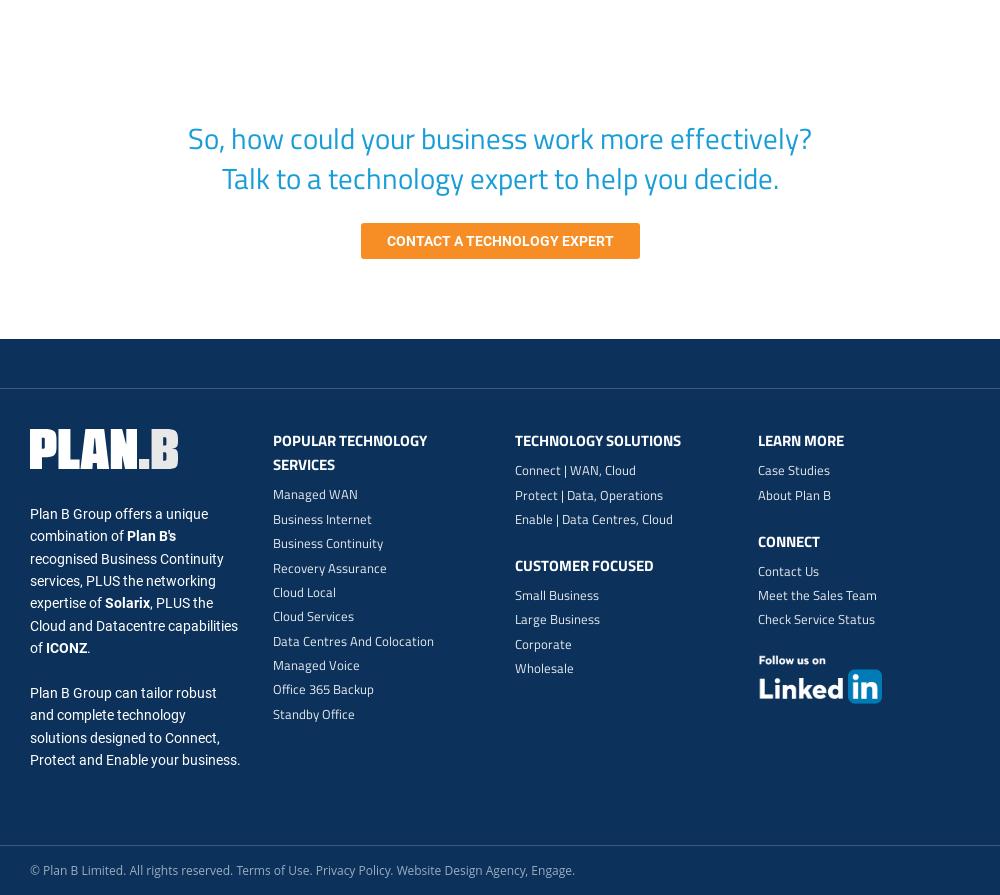 The image size is (1000, 895). Describe the element at coordinates (597, 440) in the screenshot. I see `'Technology Solutions'` at that location.